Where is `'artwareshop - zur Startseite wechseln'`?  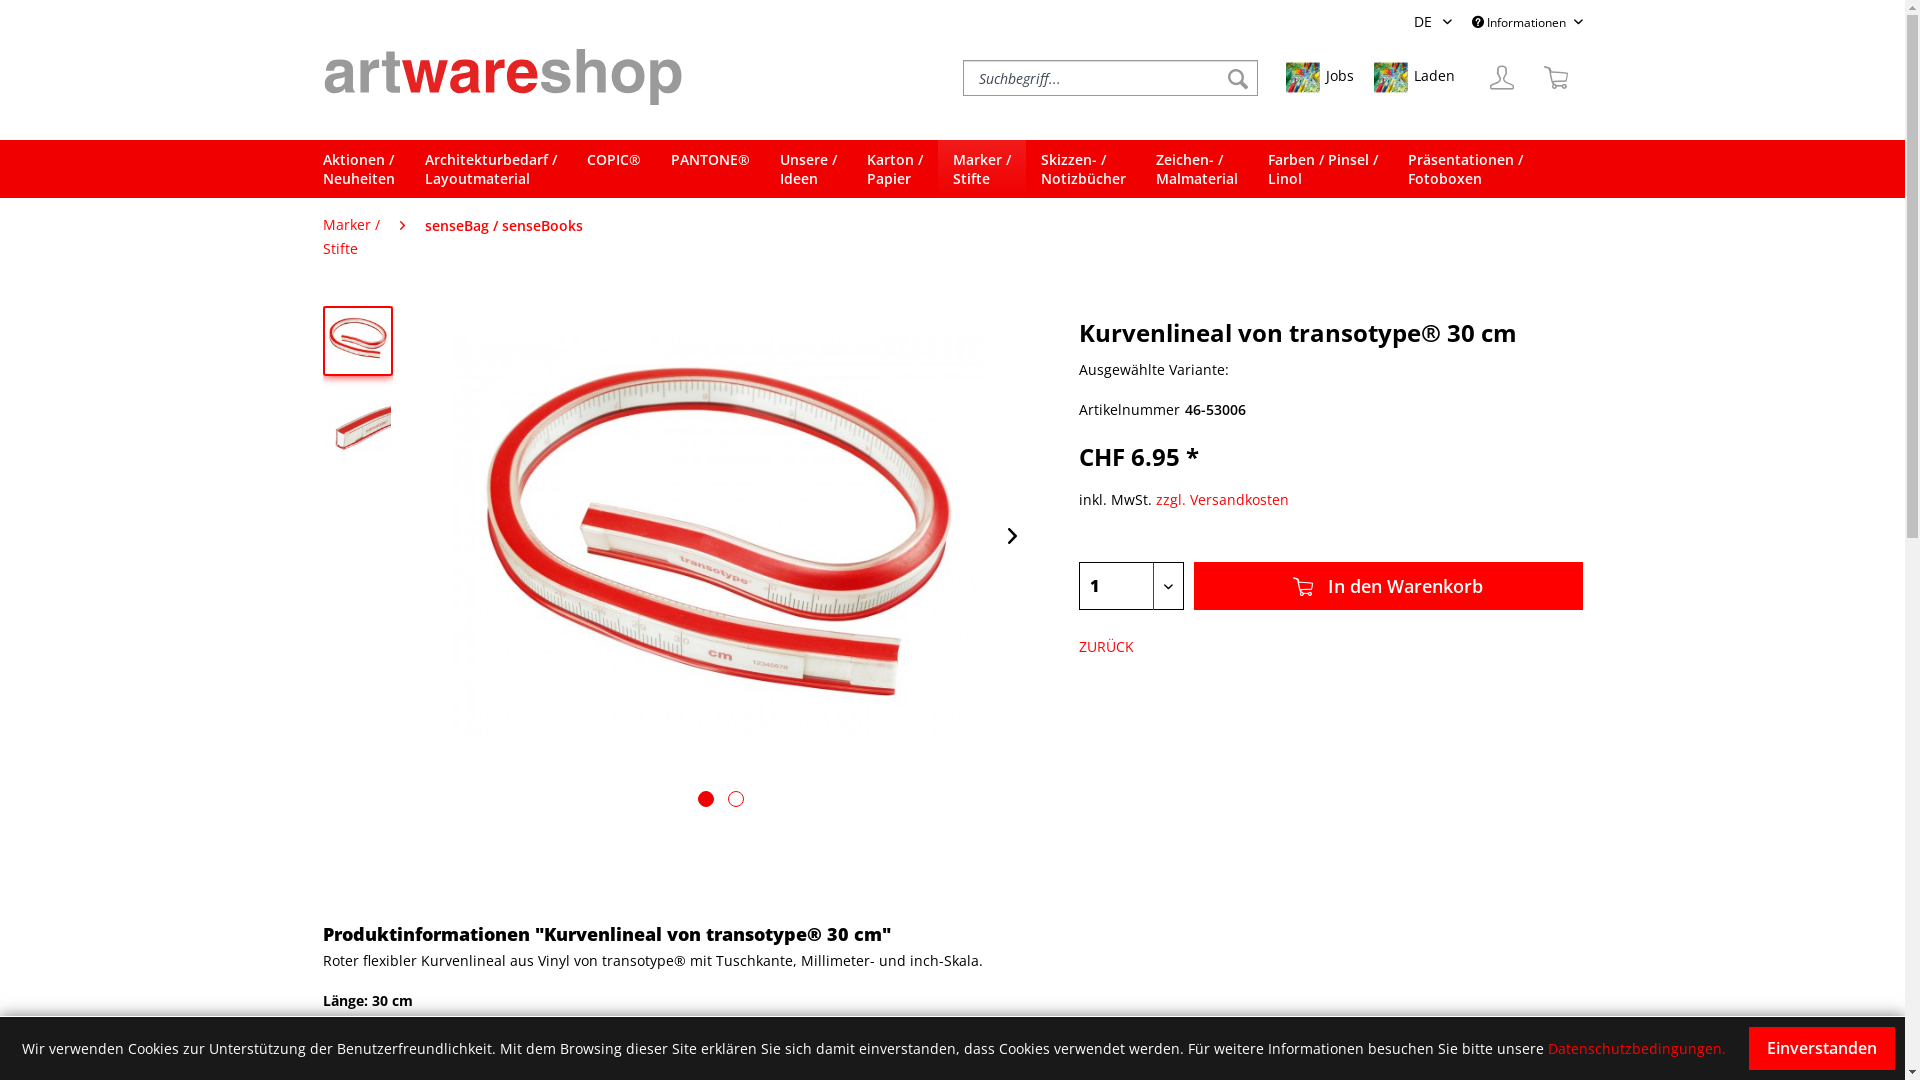
'artwareshop - zur Startseite wechseln' is located at coordinates (502, 75).